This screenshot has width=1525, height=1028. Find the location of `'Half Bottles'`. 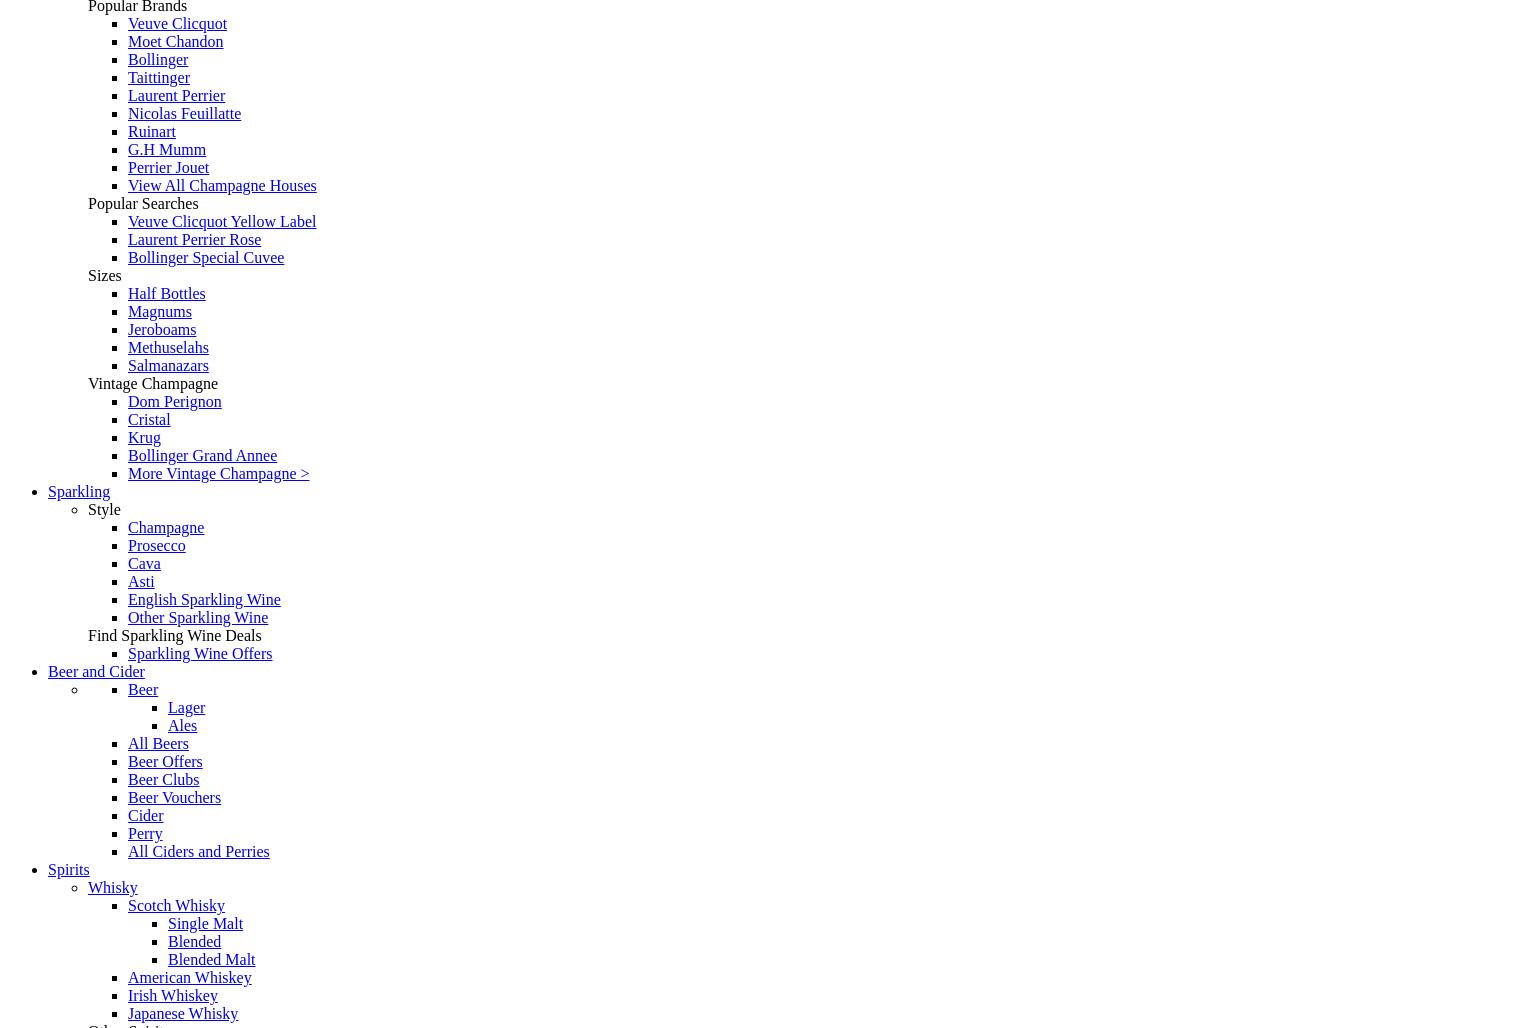

'Half Bottles' is located at coordinates (165, 293).